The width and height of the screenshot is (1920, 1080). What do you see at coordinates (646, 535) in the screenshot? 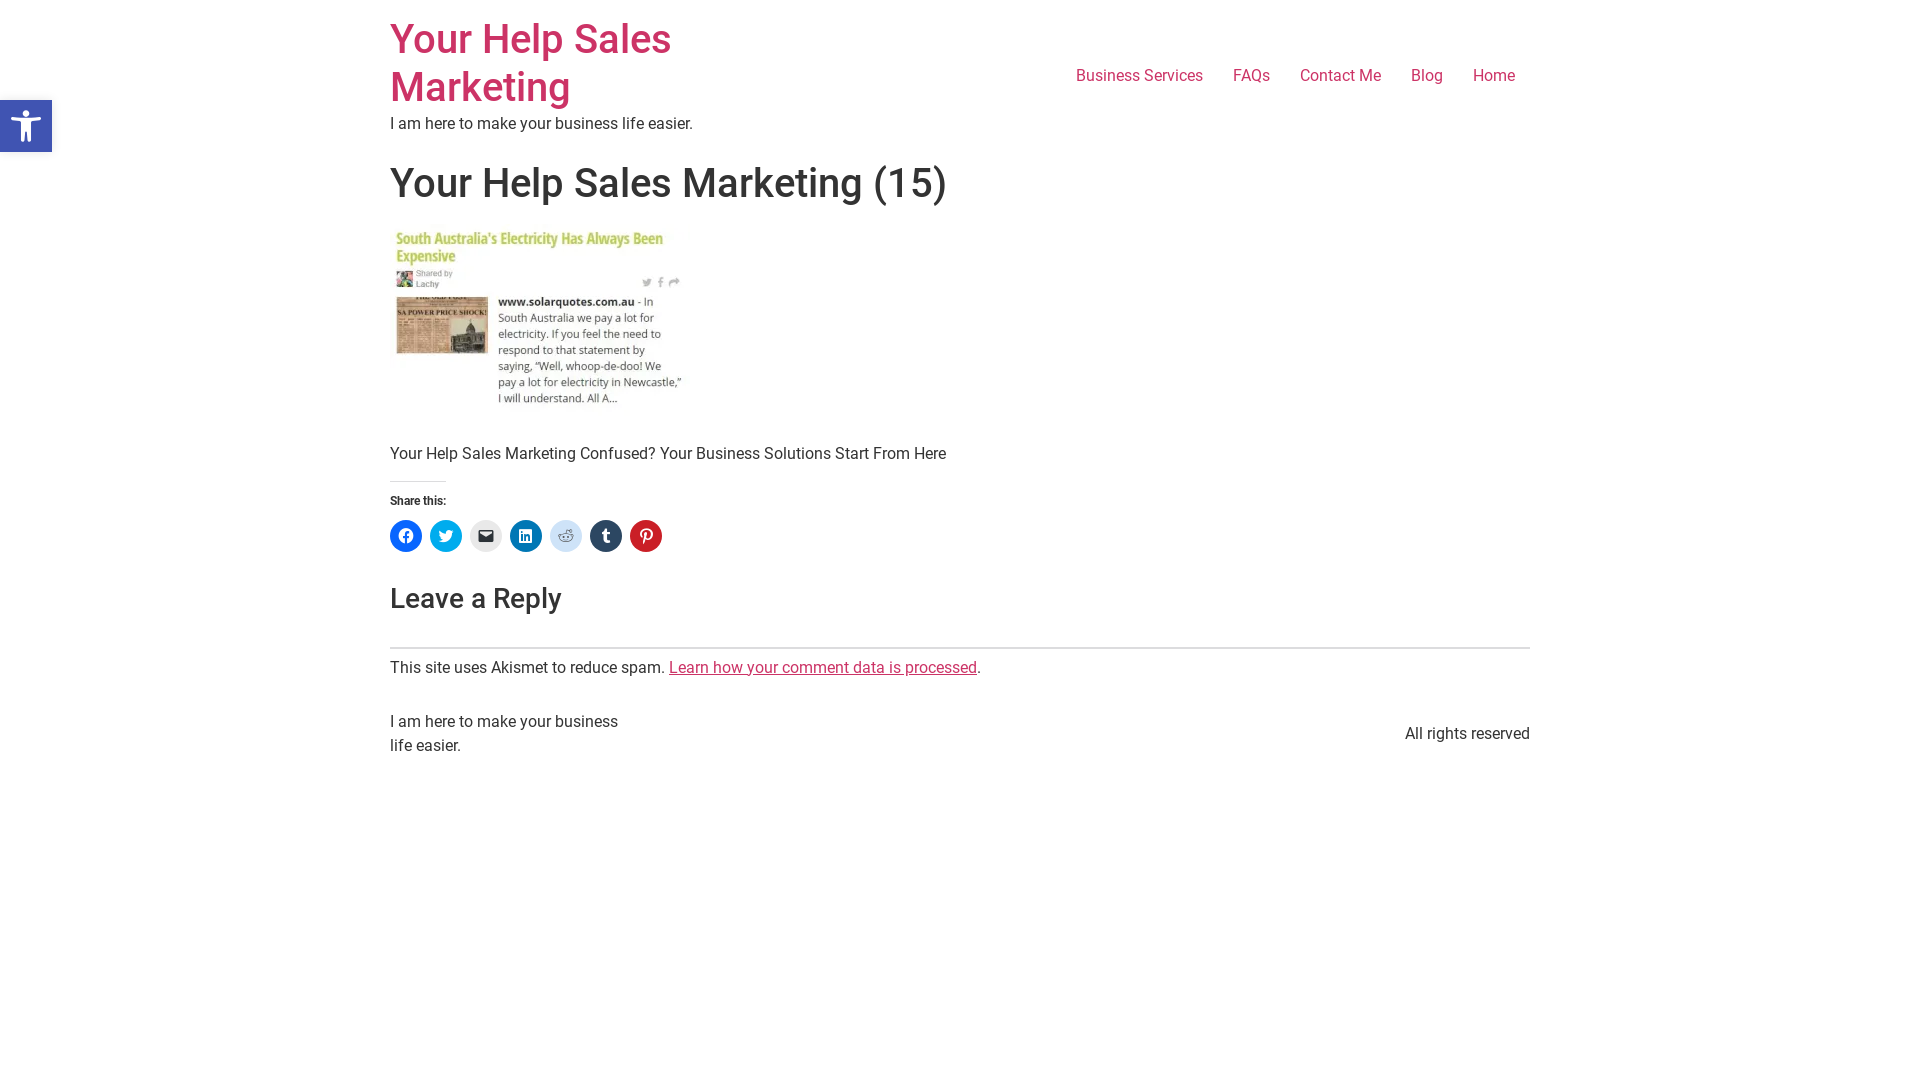
I see `'Click to share on Pinterest (Opens in new window)'` at bounding box center [646, 535].